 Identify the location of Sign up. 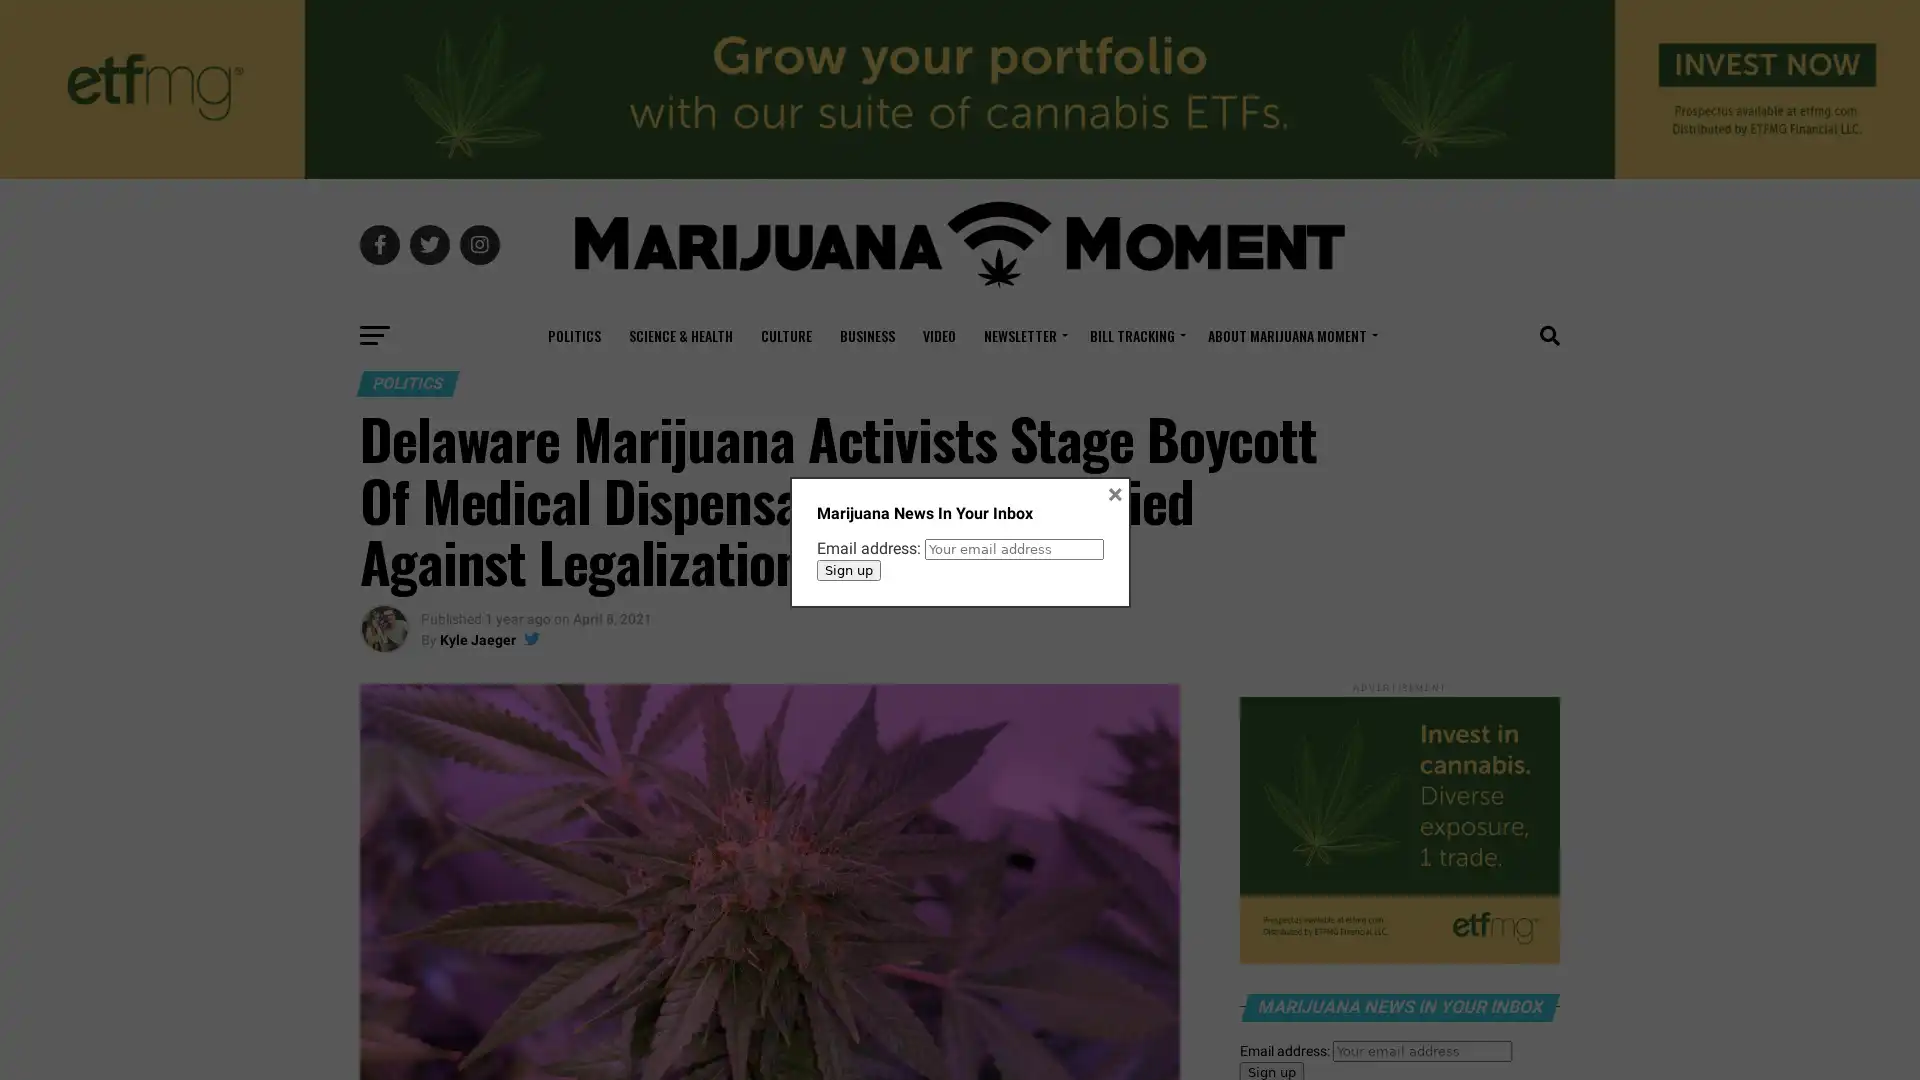
(848, 569).